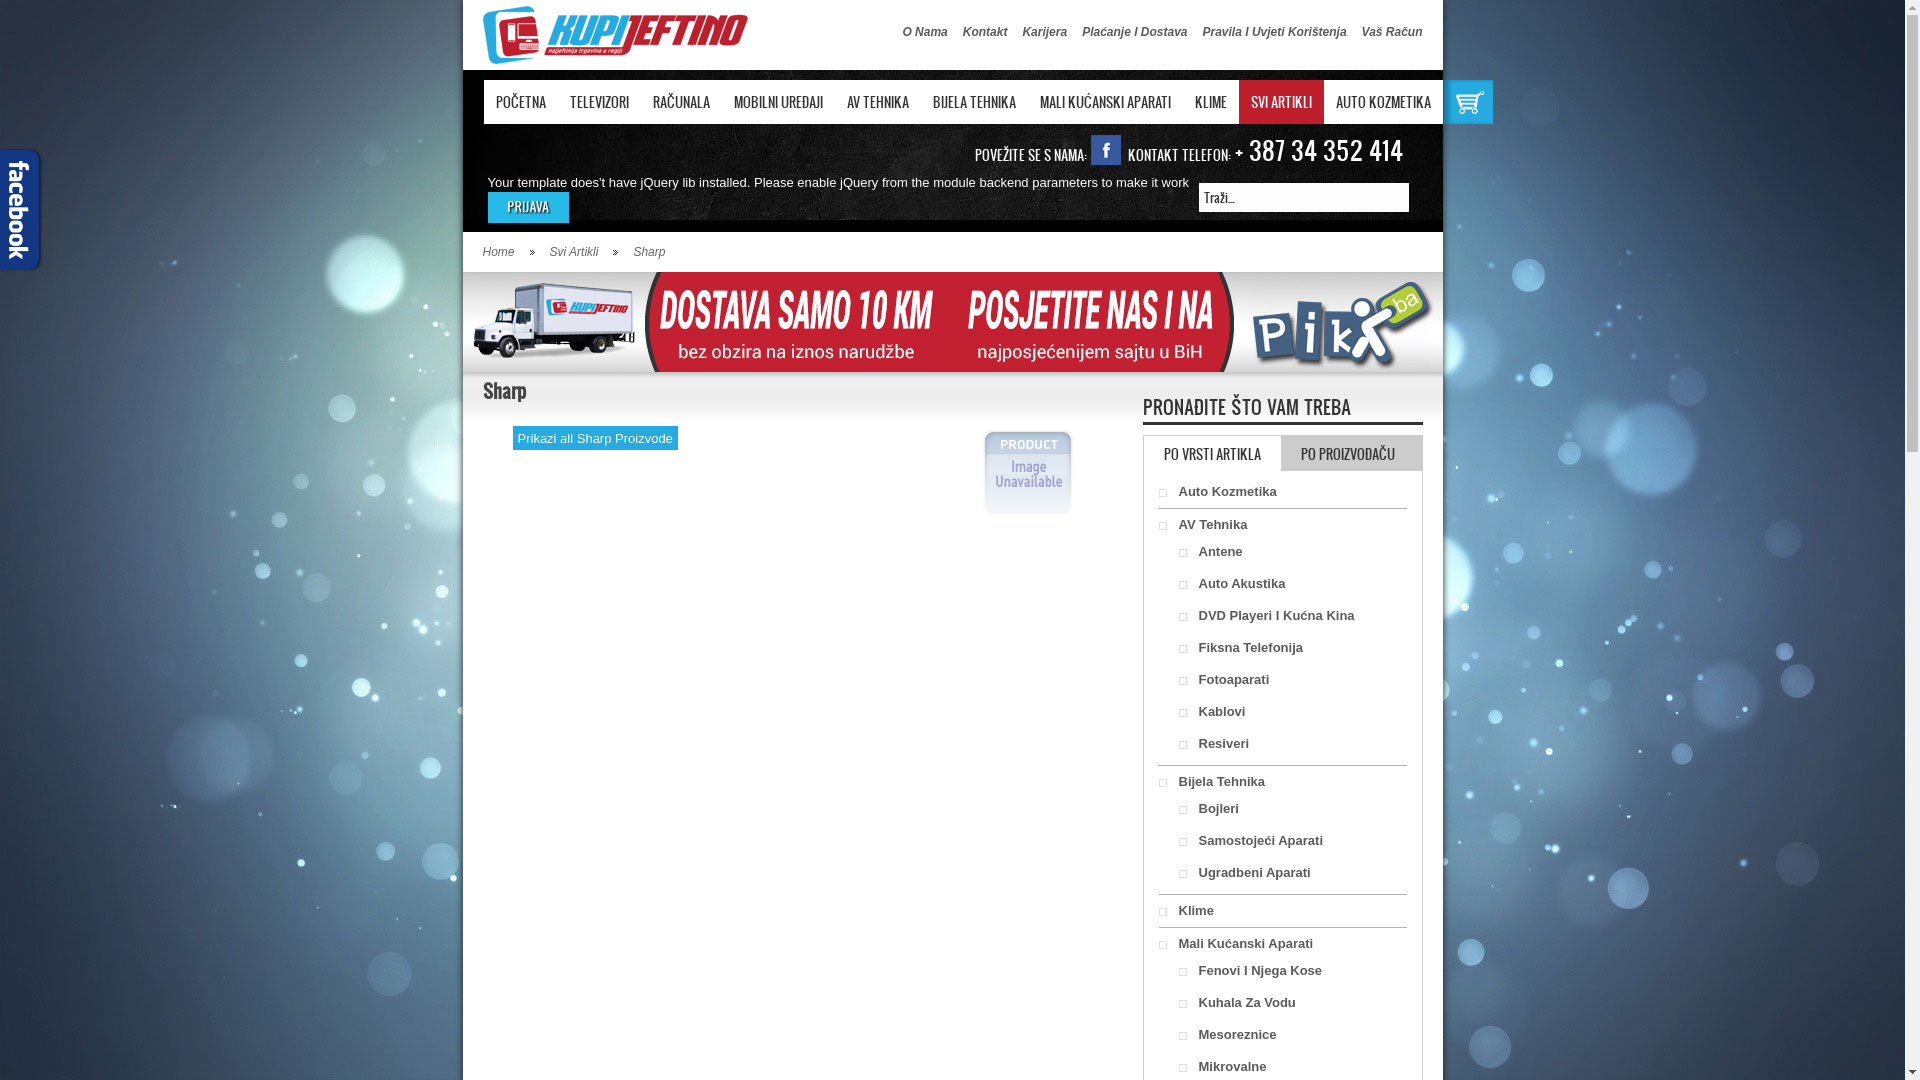  Describe the element at coordinates (1280, 101) in the screenshot. I see `'SVI ARTIKLI'` at that location.